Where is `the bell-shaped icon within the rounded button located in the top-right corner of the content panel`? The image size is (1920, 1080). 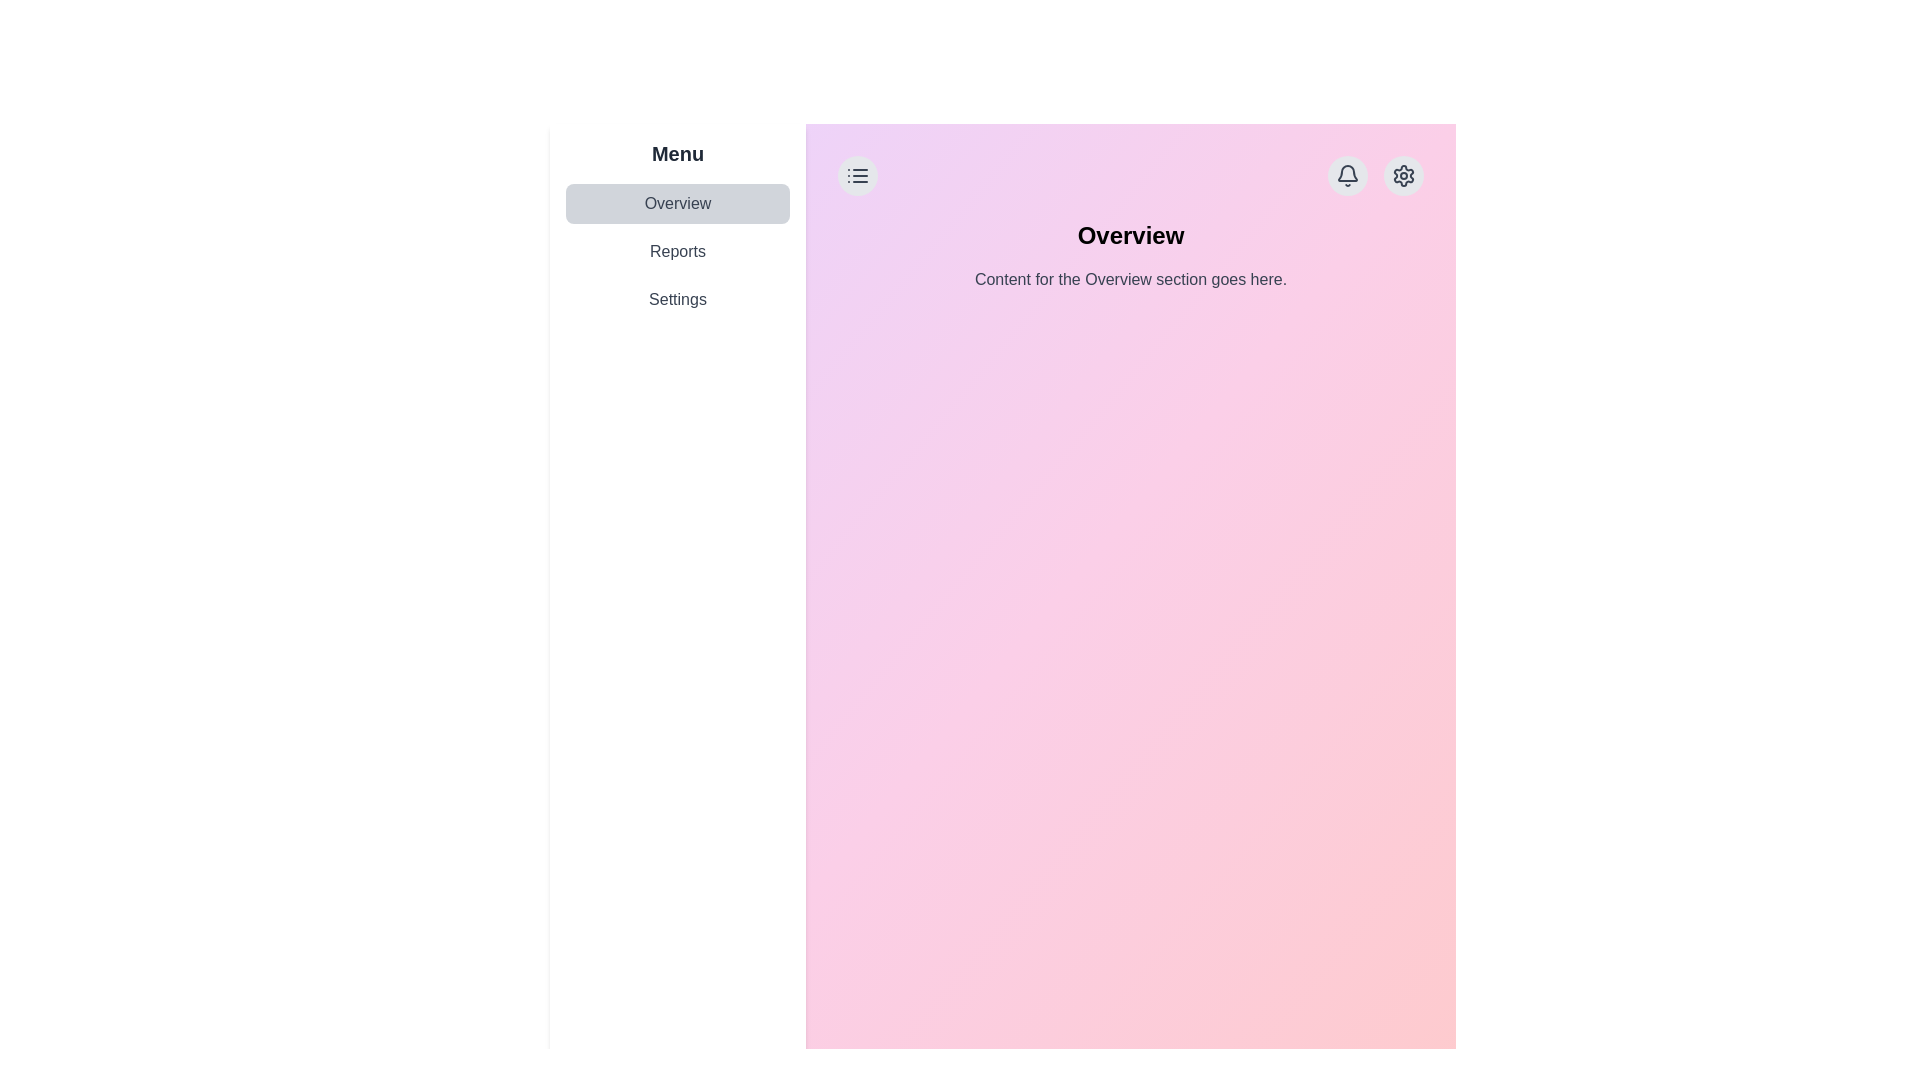
the bell-shaped icon within the rounded button located in the top-right corner of the content panel is located at coordinates (1348, 175).